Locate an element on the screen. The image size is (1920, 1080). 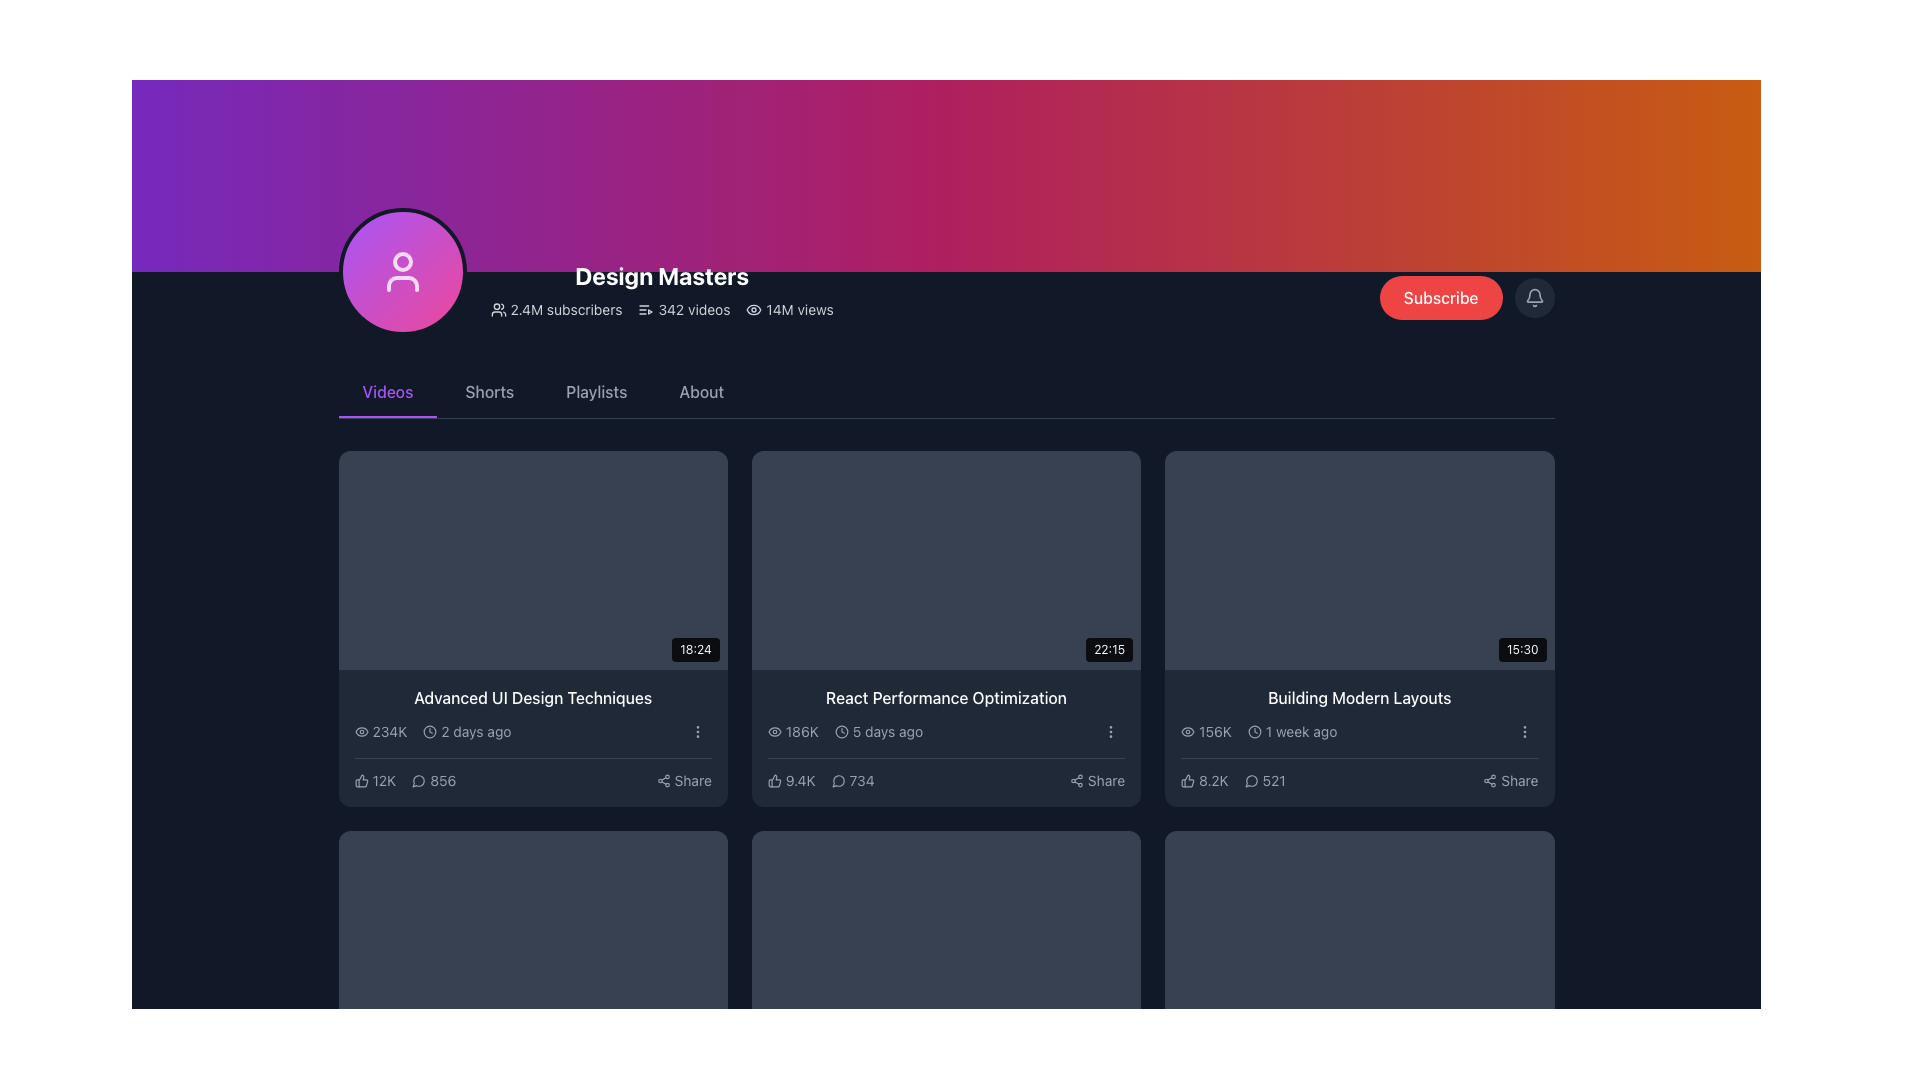
the small circular speech bubble icon outlined in light gray, which is located next to the numeric value '856' beneath the video card labeled 'Advanced UI Design Techniques' is located at coordinates (418, 779).